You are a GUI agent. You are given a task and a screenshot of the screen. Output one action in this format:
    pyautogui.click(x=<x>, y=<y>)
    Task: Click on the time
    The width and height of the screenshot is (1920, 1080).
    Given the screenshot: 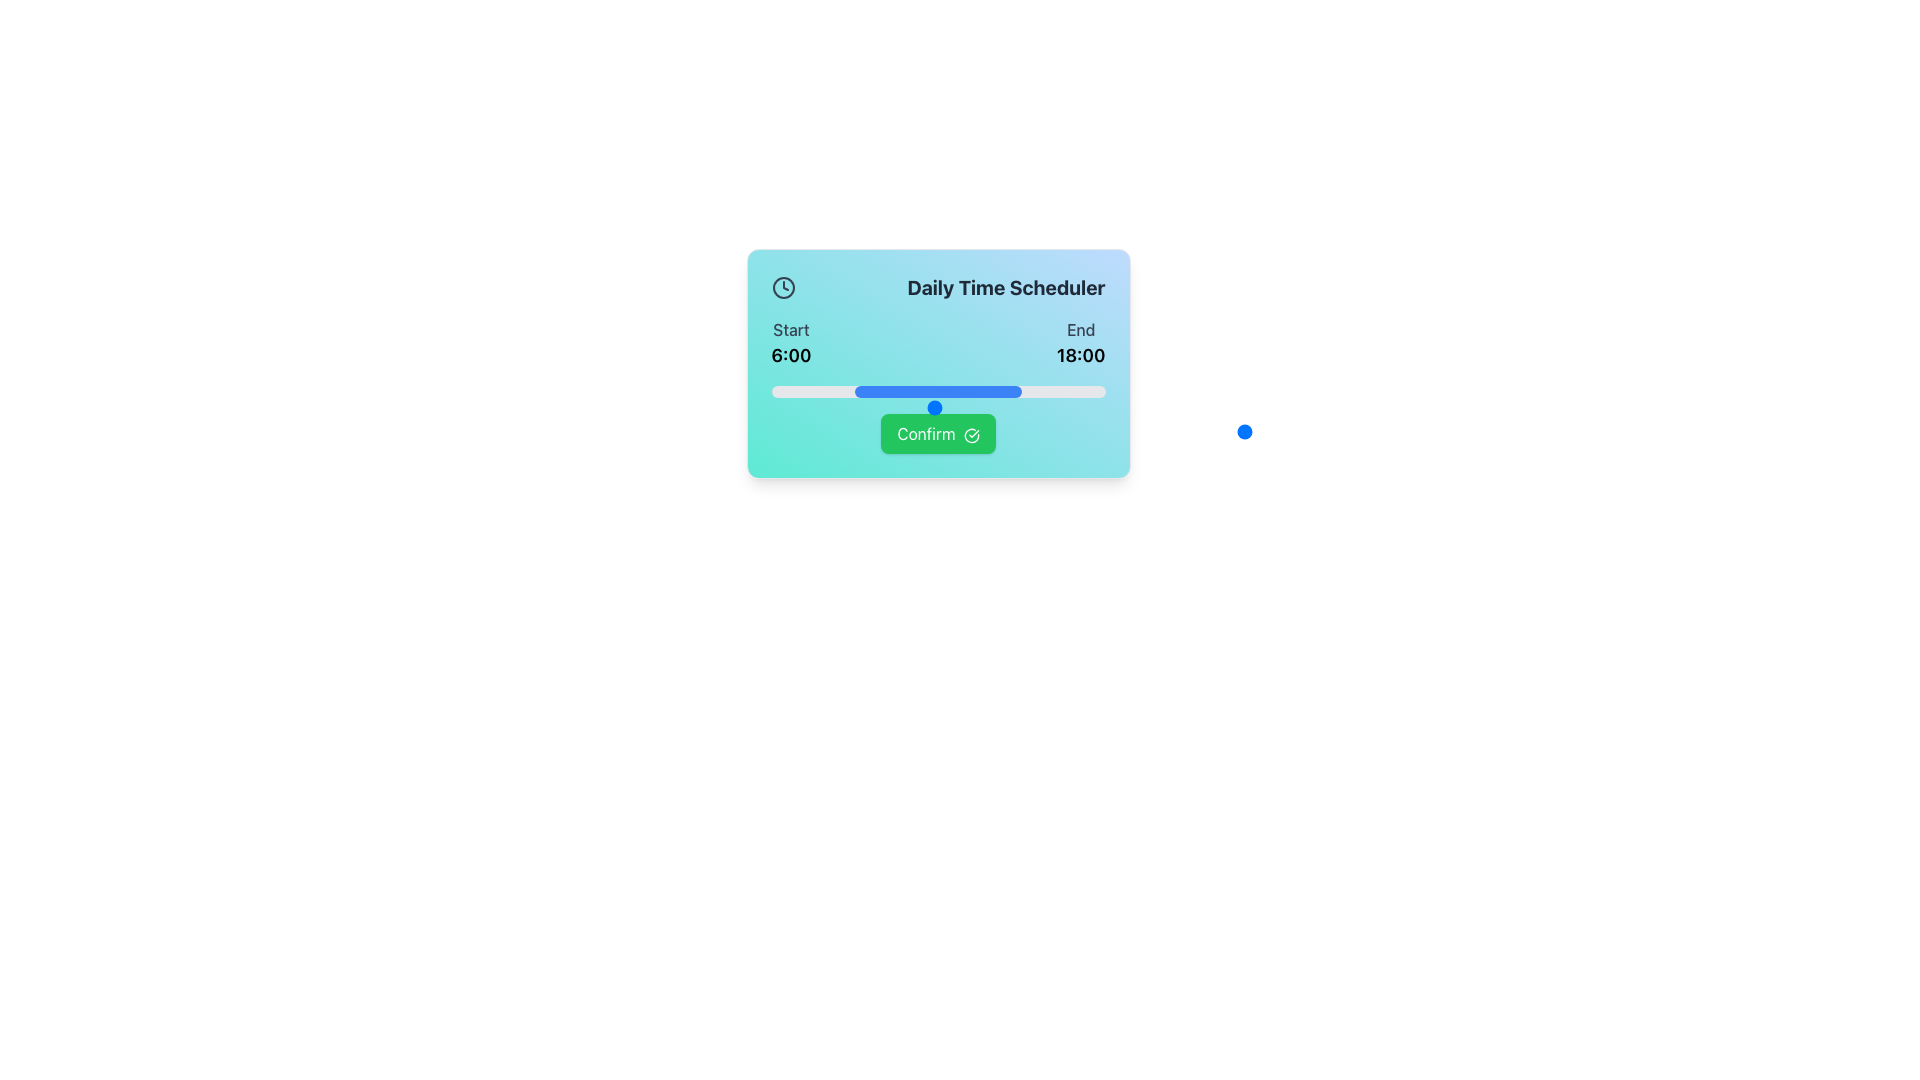 What is the action you would take?
    pyautogui.click(x=1088, y=431)
    